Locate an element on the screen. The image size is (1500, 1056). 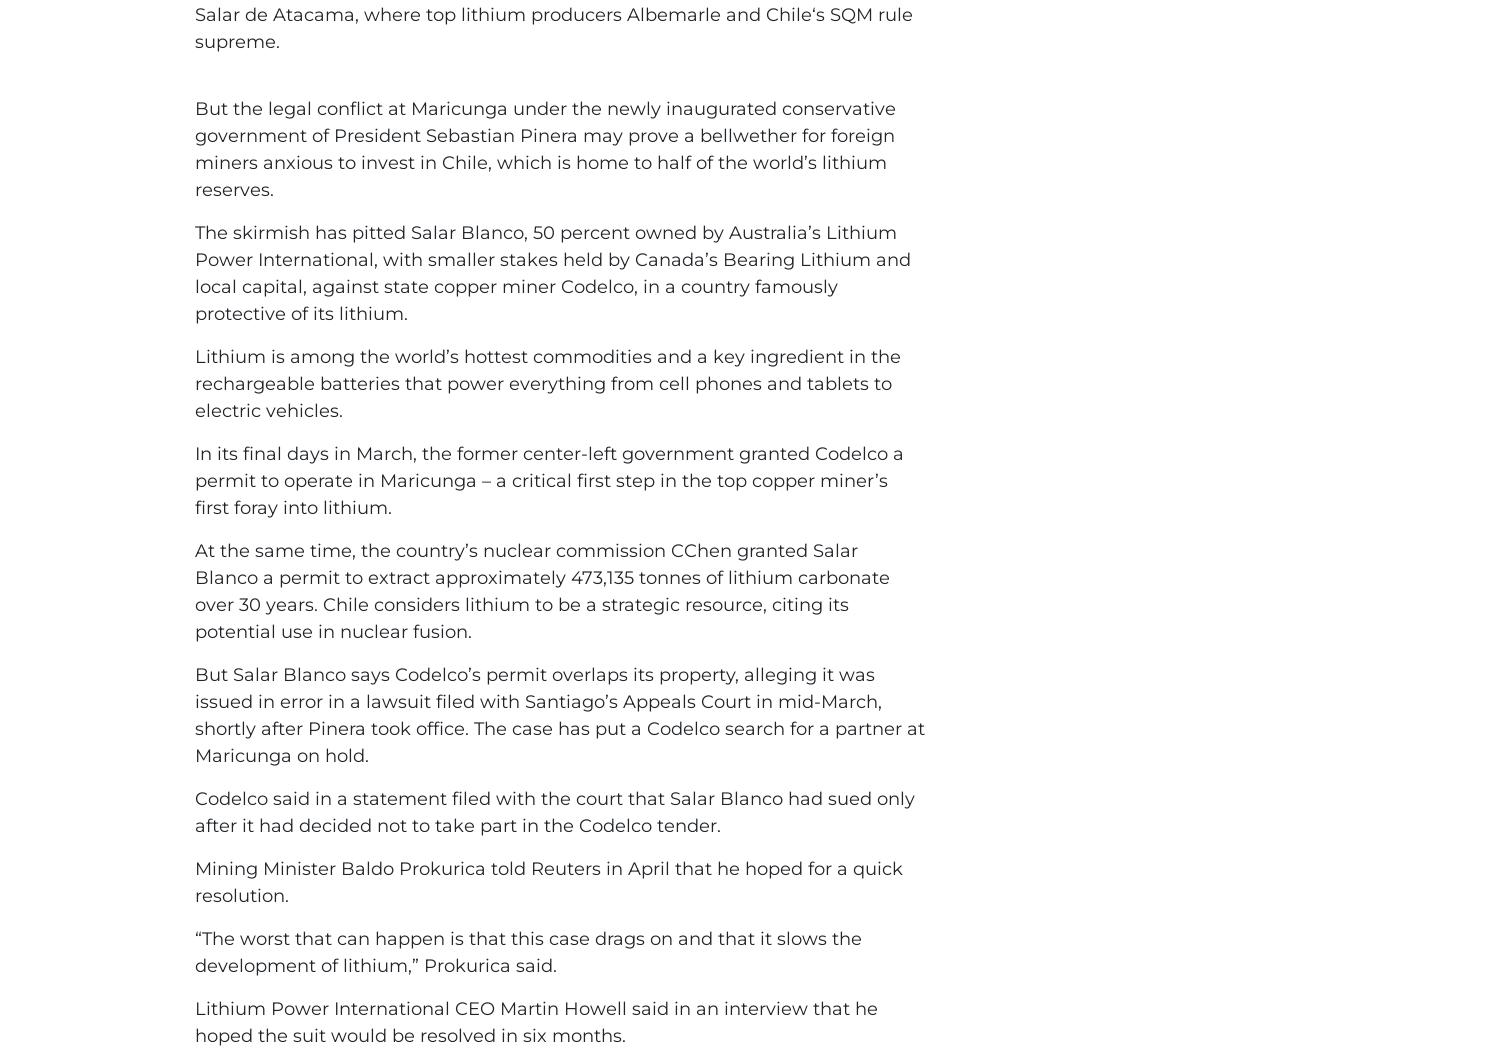
'At the same time, the country’s nuclear commission CChen granted Salar Blanco a permit to extract approximately 473,135 tonnes of lithium carbonate over 30 years.' is located at coordinates (542, 577).